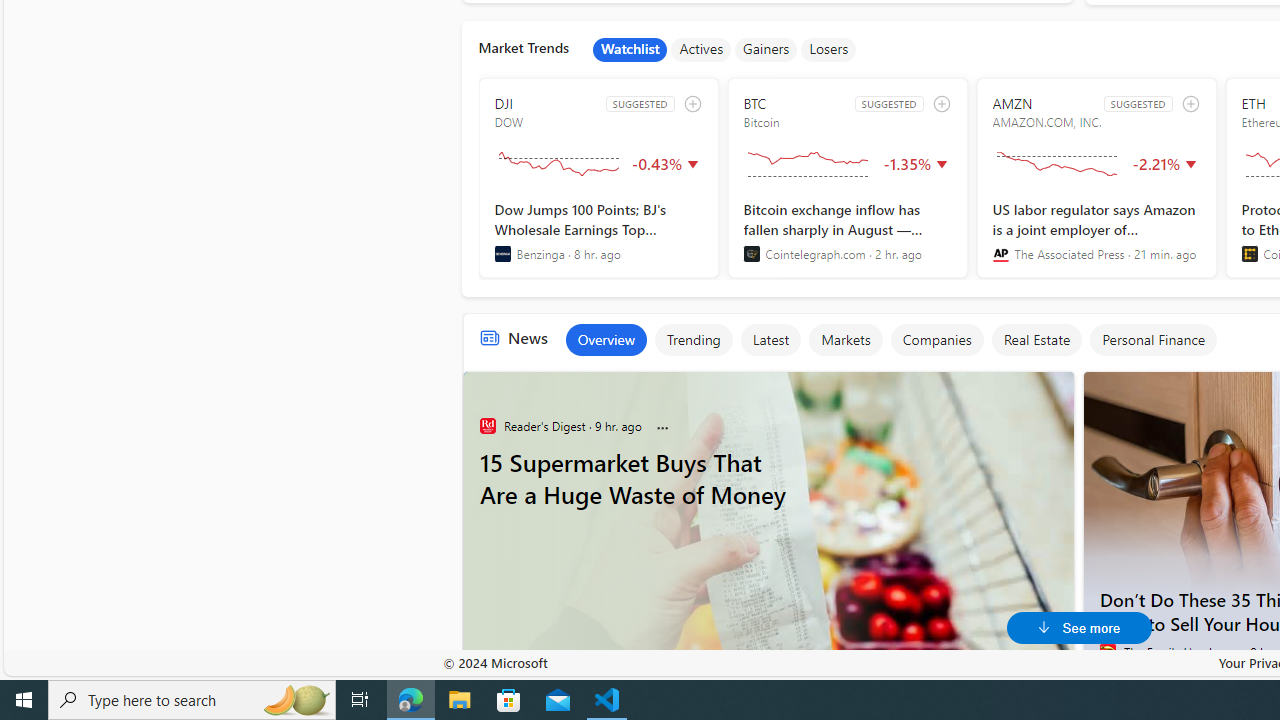 The image size is (1280, 720). I want to click on 'Cointelegraph.com', so click(750, 253).